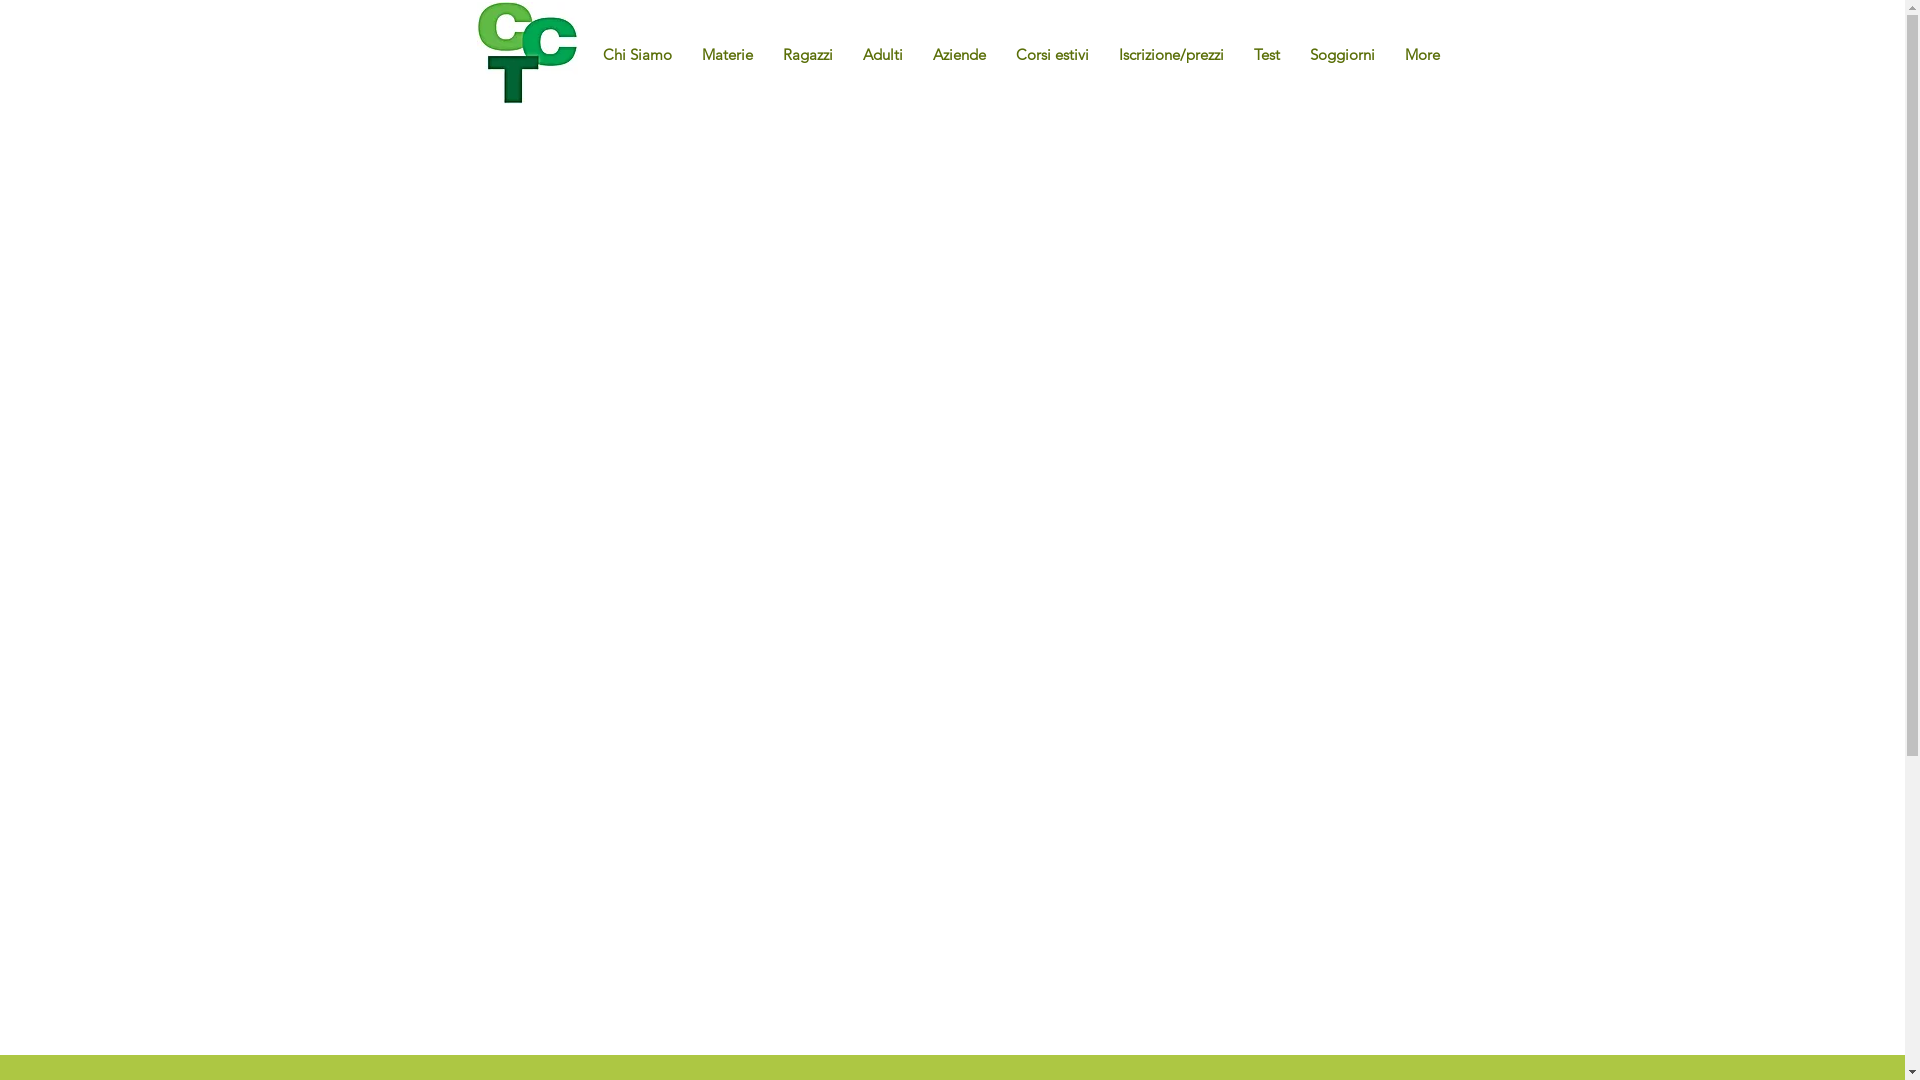  Describe the element at coordinates (958, 53) in the screenshot. I see `'Aziende'` at that location.